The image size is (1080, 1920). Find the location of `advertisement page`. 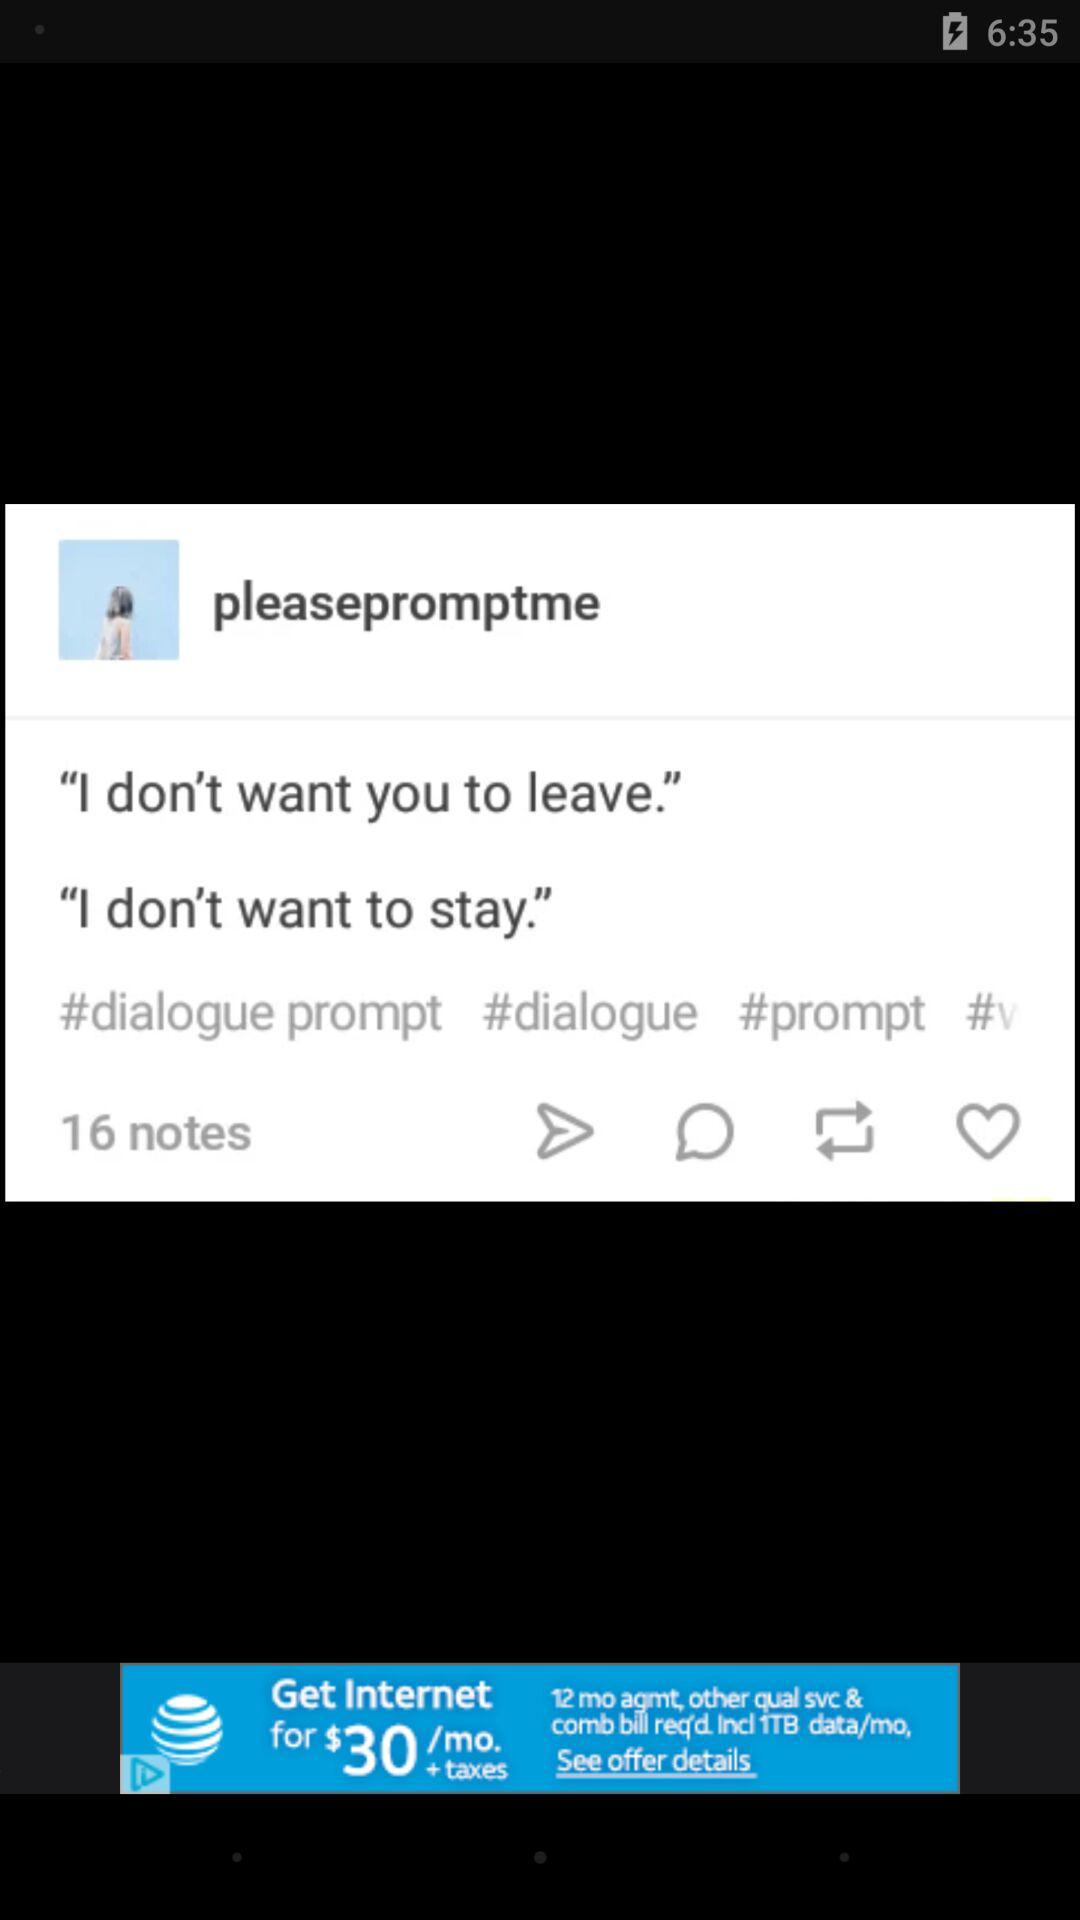

advertisement page is located at coordinates (540, 1727).